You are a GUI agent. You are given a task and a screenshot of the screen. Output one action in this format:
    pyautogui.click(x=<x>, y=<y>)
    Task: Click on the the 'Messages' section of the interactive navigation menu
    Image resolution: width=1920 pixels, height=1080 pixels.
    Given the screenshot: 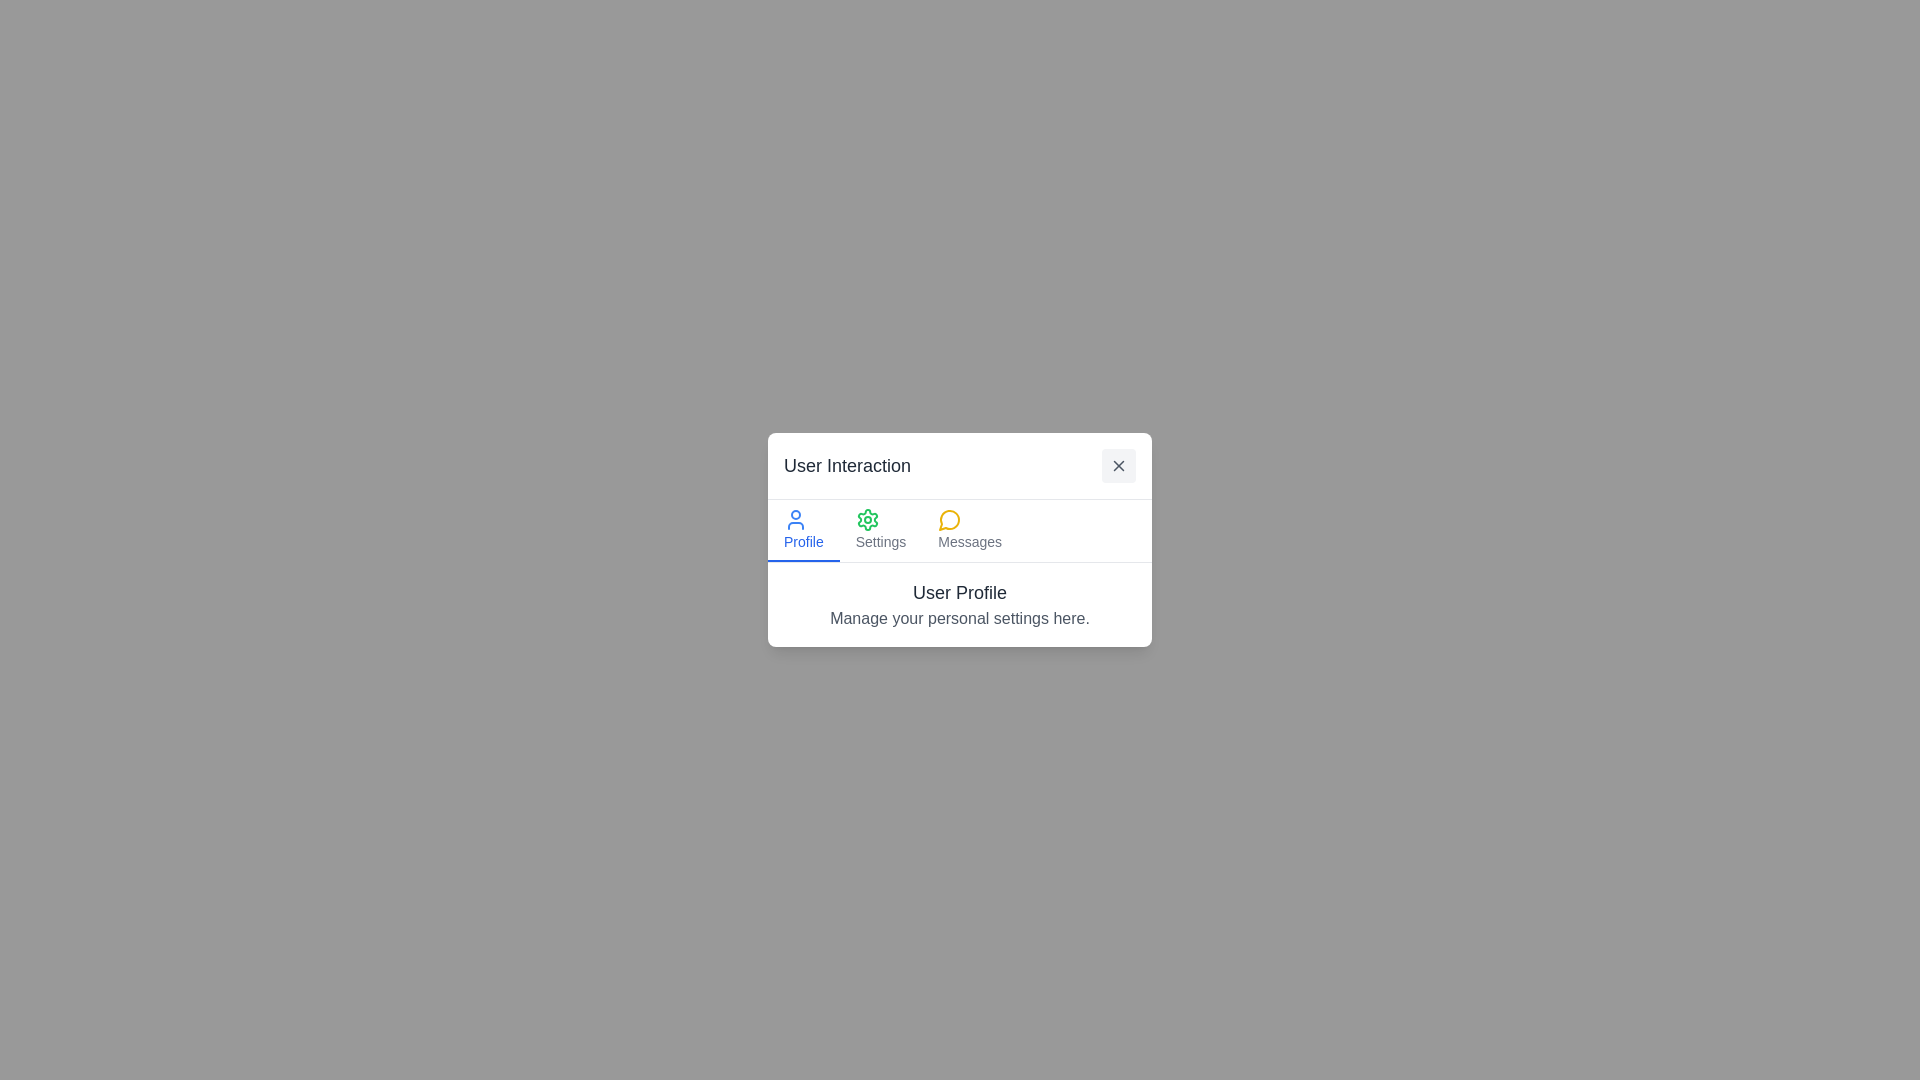 What is the action you would take?
    pyautogui.click(x=960, y=530)
    